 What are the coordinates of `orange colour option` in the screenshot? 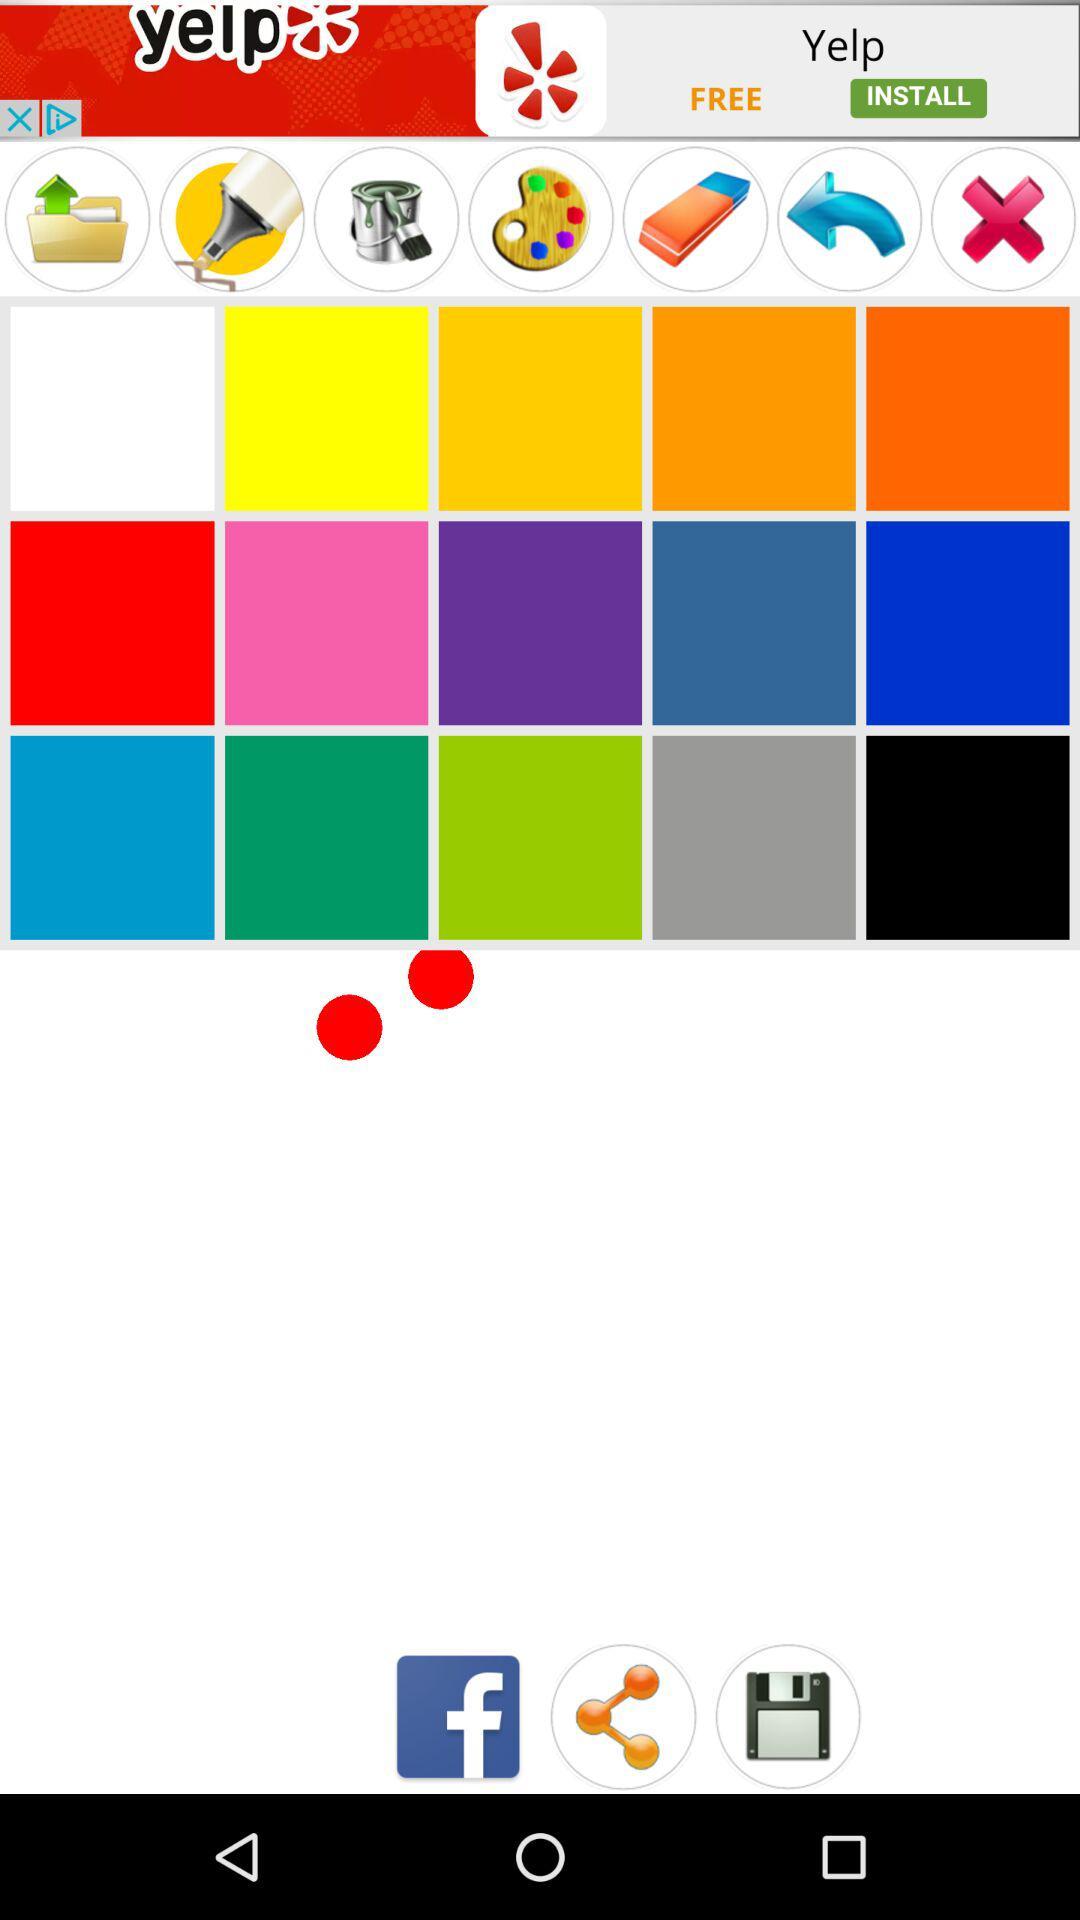 It's located at (966, 407).